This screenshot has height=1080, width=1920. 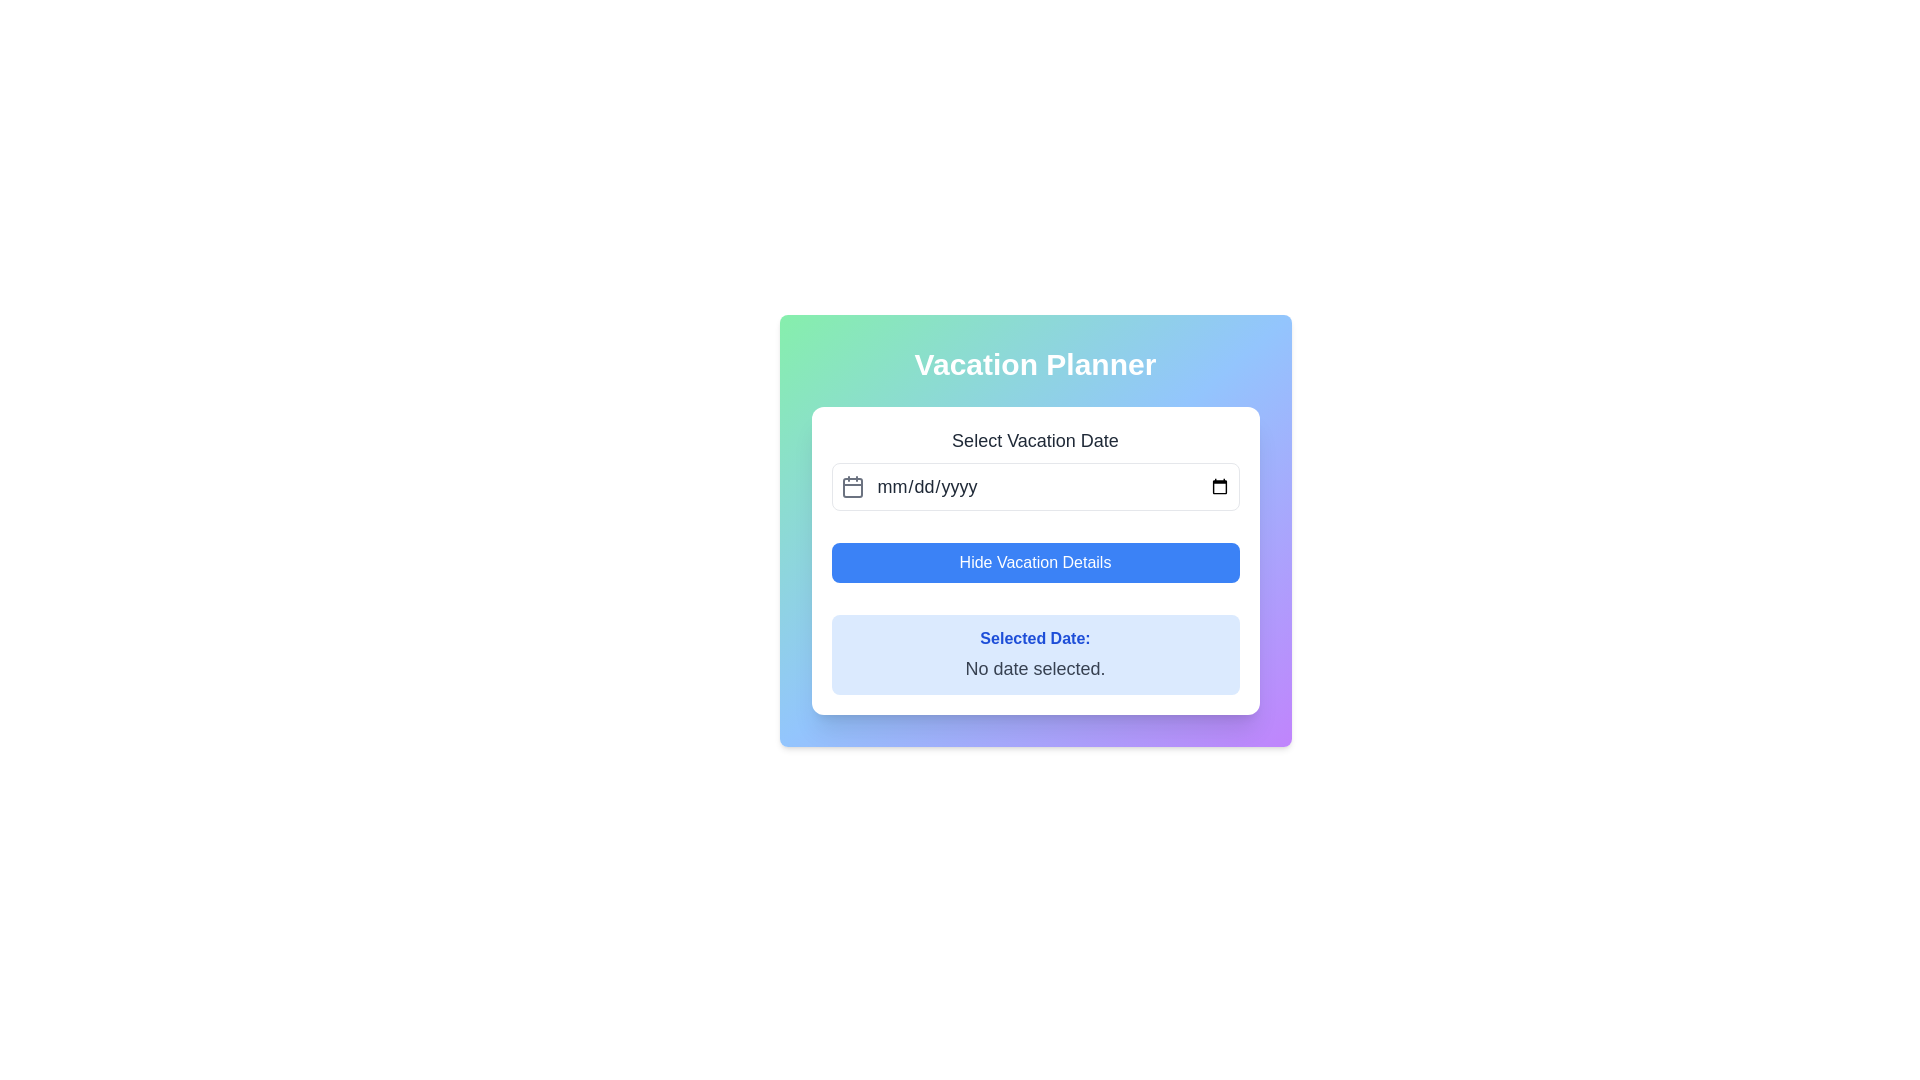 What do you see at coordinates (1035, 486) in the screenshot?
I see `the Date Picker Field located below 'Select Vacation Date' in the 'Vacation Planner' form` at bounding box center [1035, 486].